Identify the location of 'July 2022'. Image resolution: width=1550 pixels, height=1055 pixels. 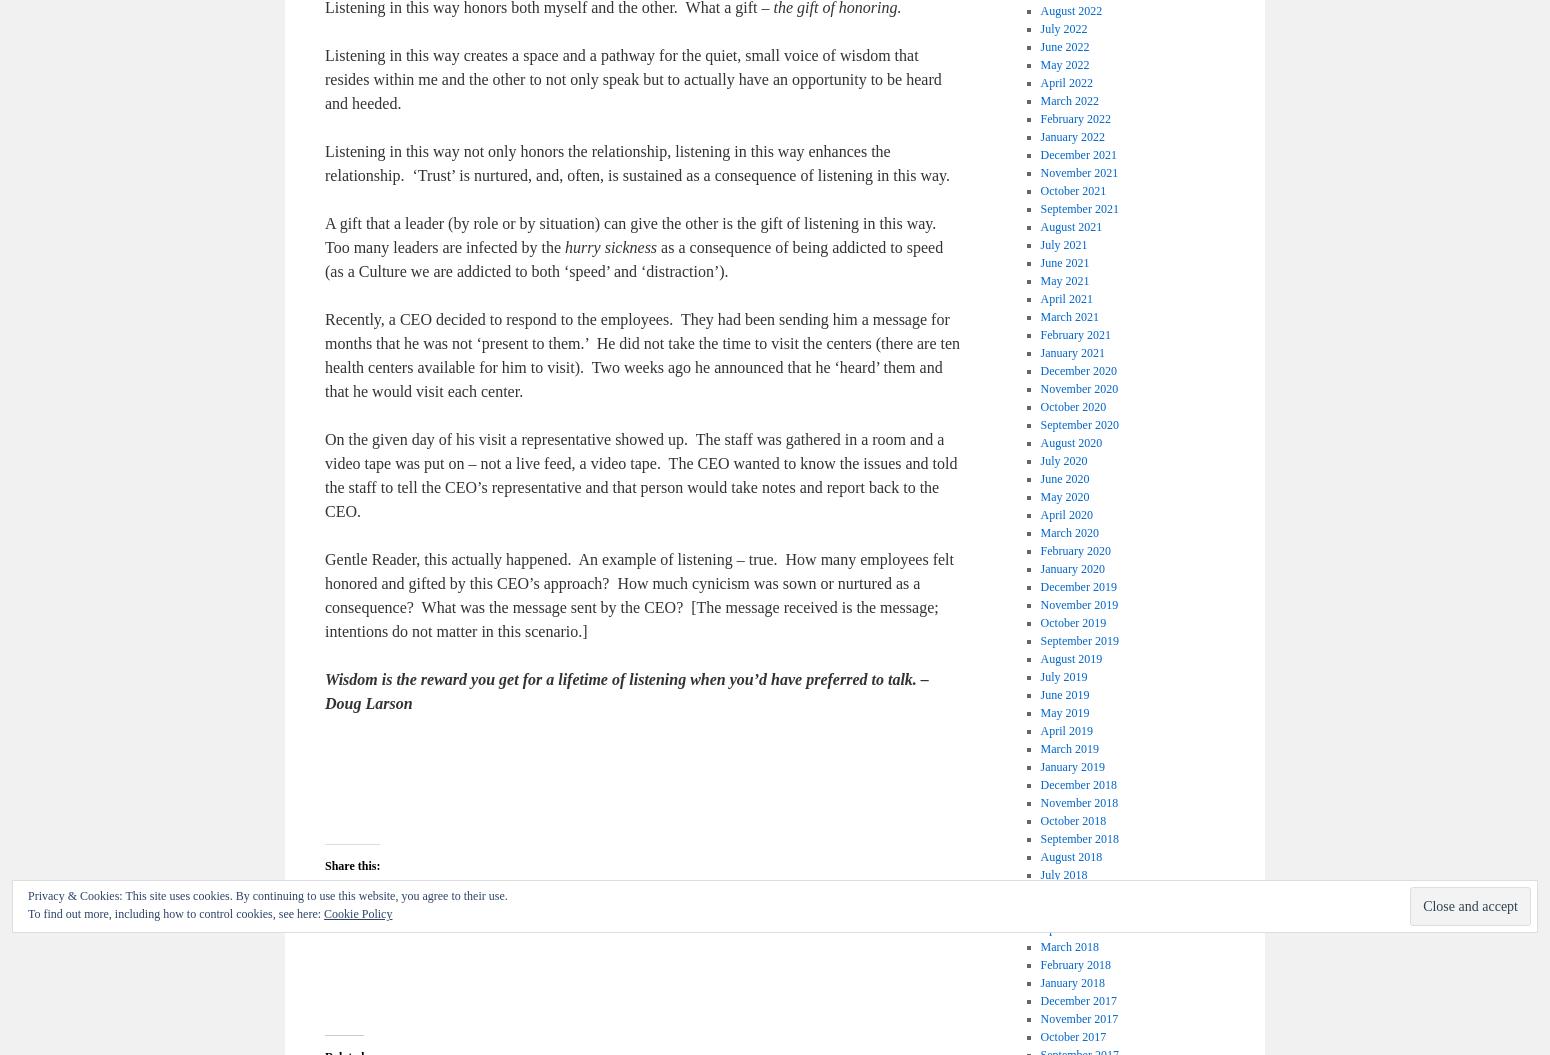
(1063, 29).